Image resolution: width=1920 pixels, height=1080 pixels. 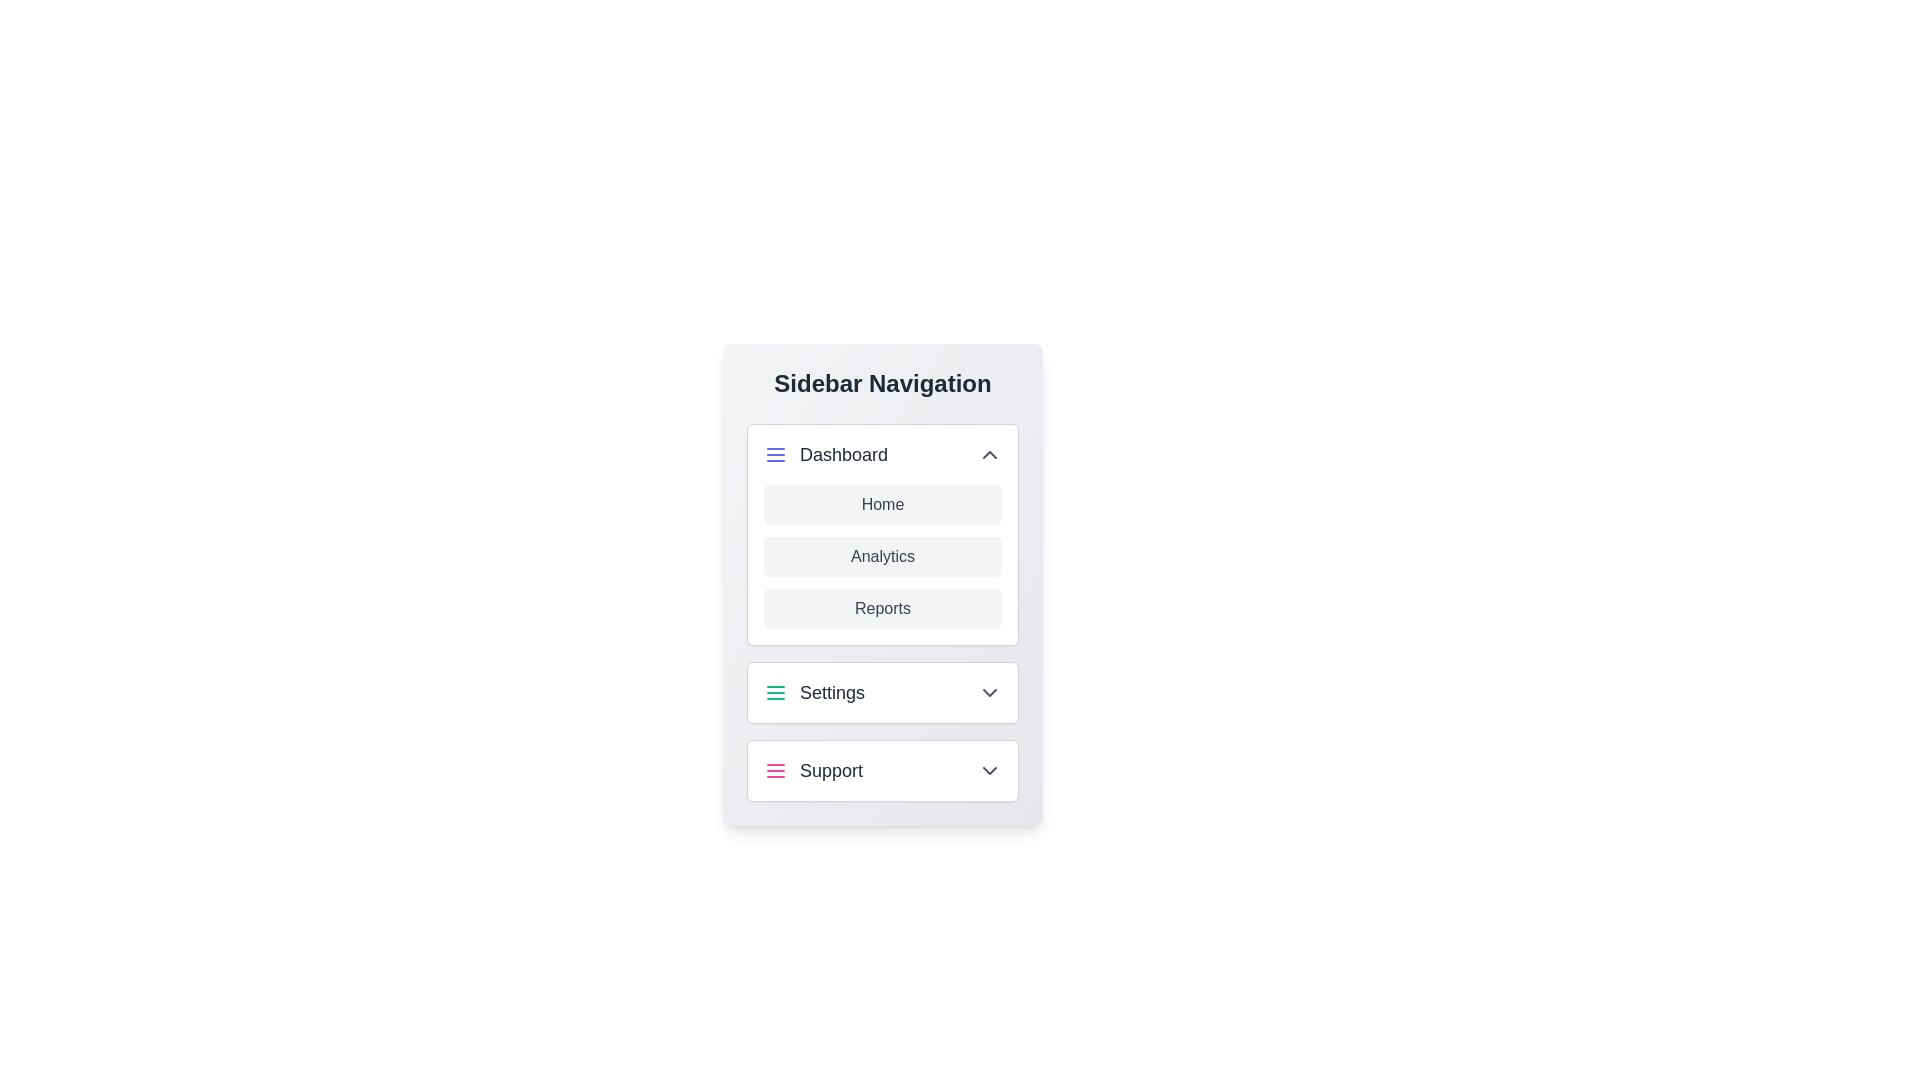 What do you see at coordinates (882, 556) in the screenshot?
I see `the 'Analytics' navigation item in the Dashboard menu` at bounding box center [882, 556].